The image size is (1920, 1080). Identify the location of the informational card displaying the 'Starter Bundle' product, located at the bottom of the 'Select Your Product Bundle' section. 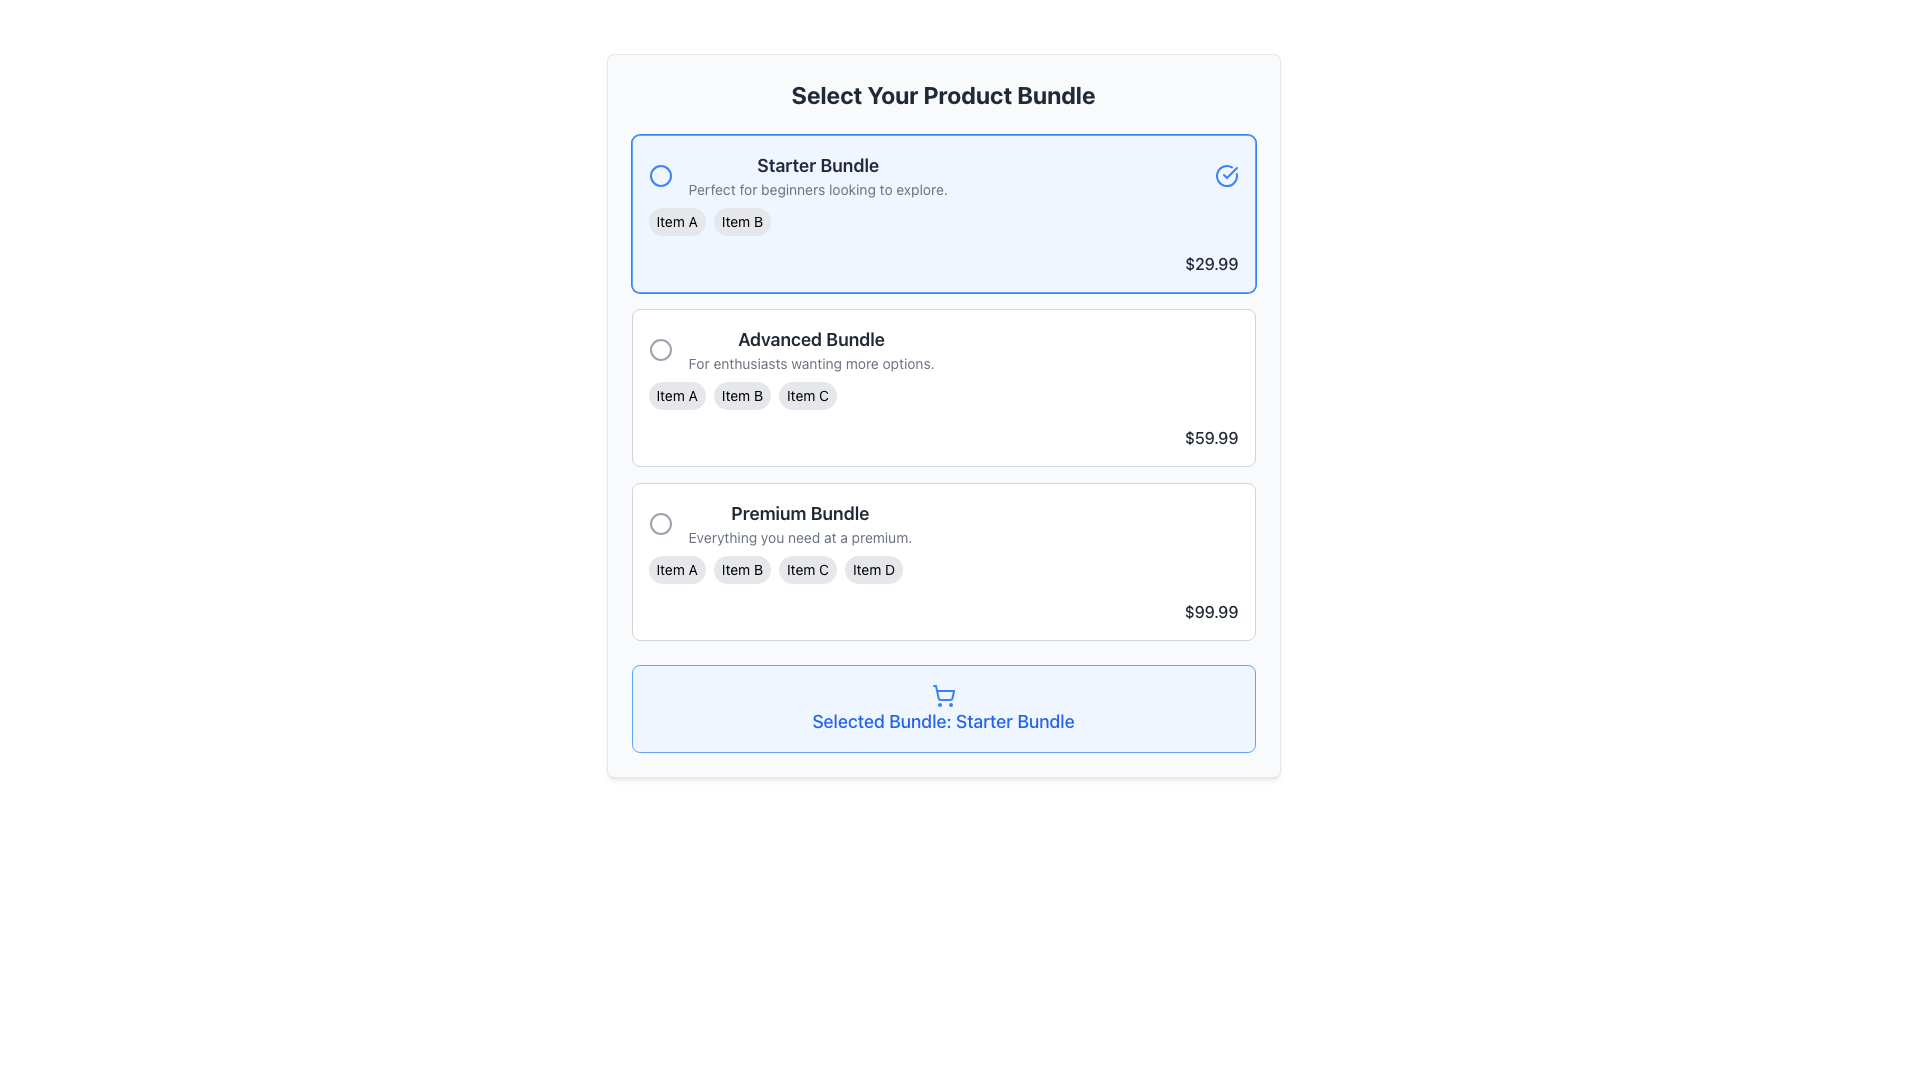
(942, 707).